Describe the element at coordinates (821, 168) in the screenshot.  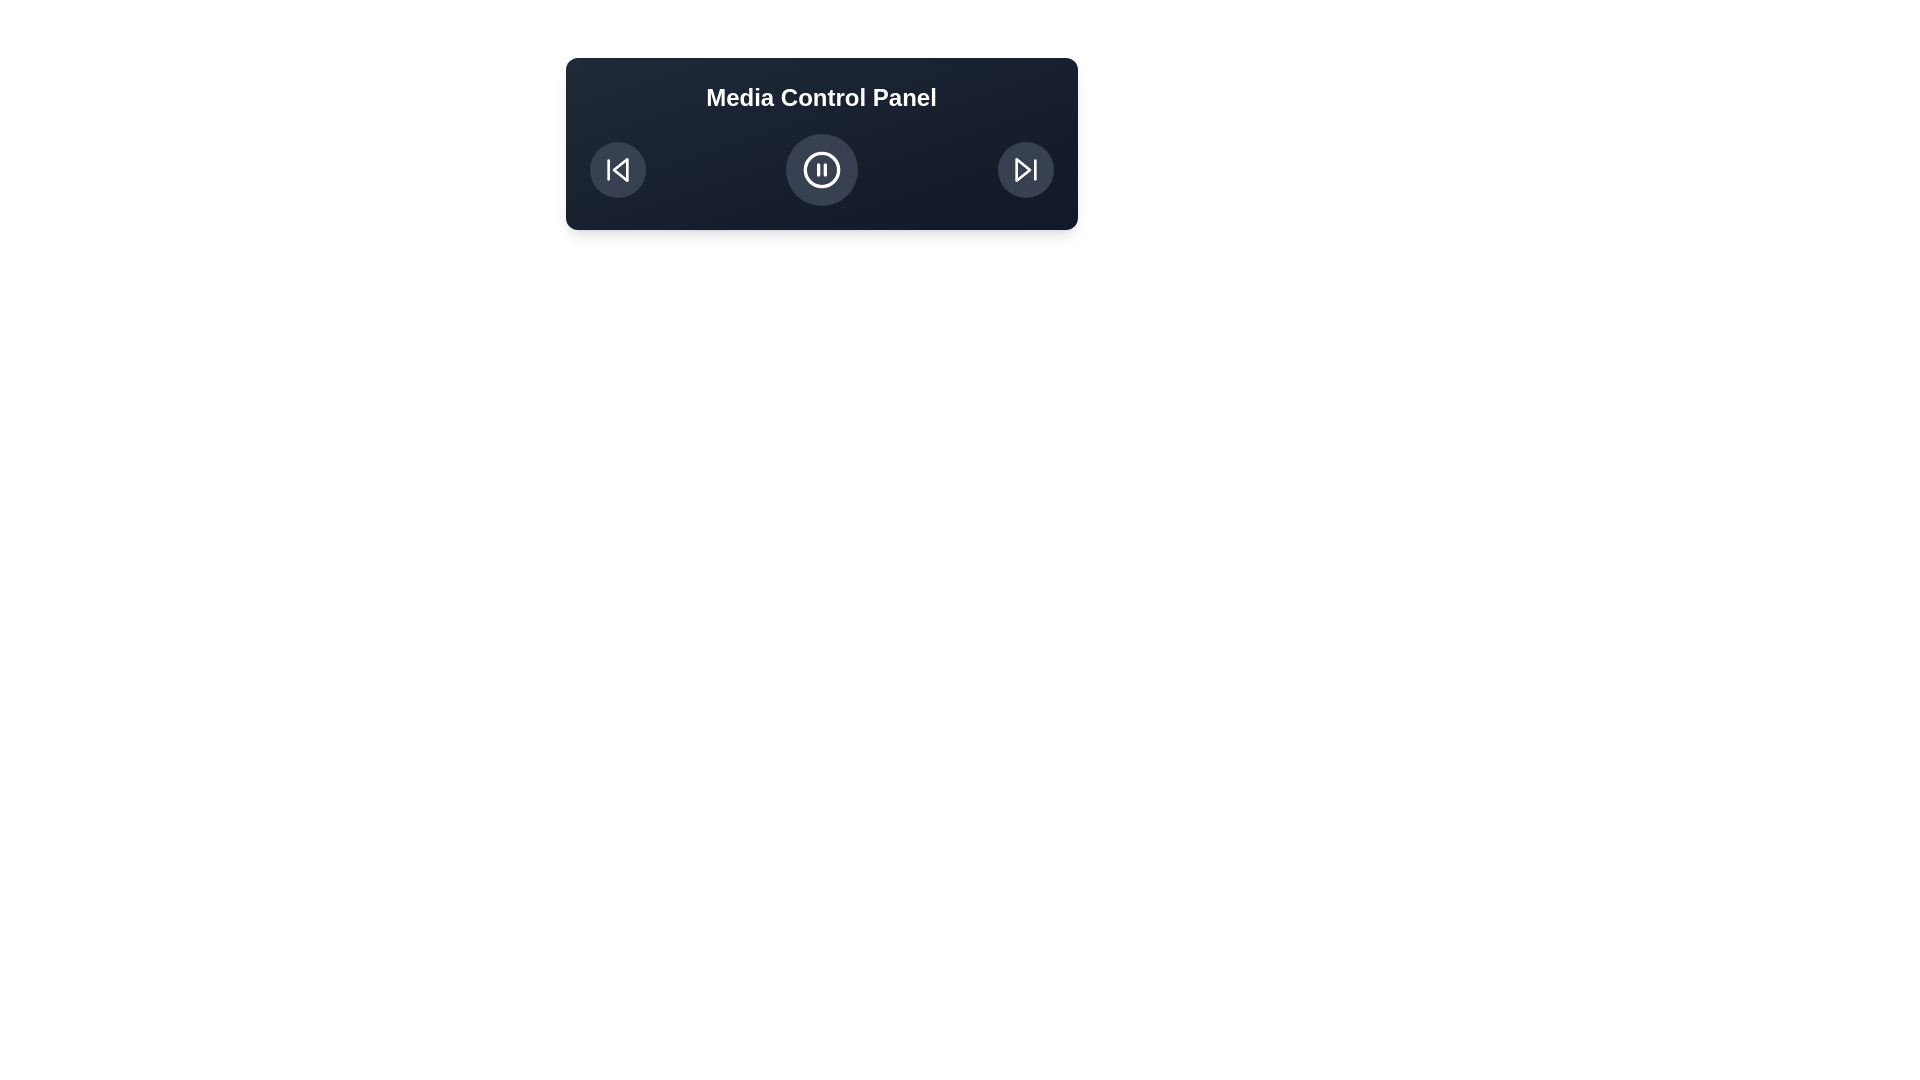
I see `the pause function icon outline (circle), which serves as a visual indicator and is centrally` at that location.